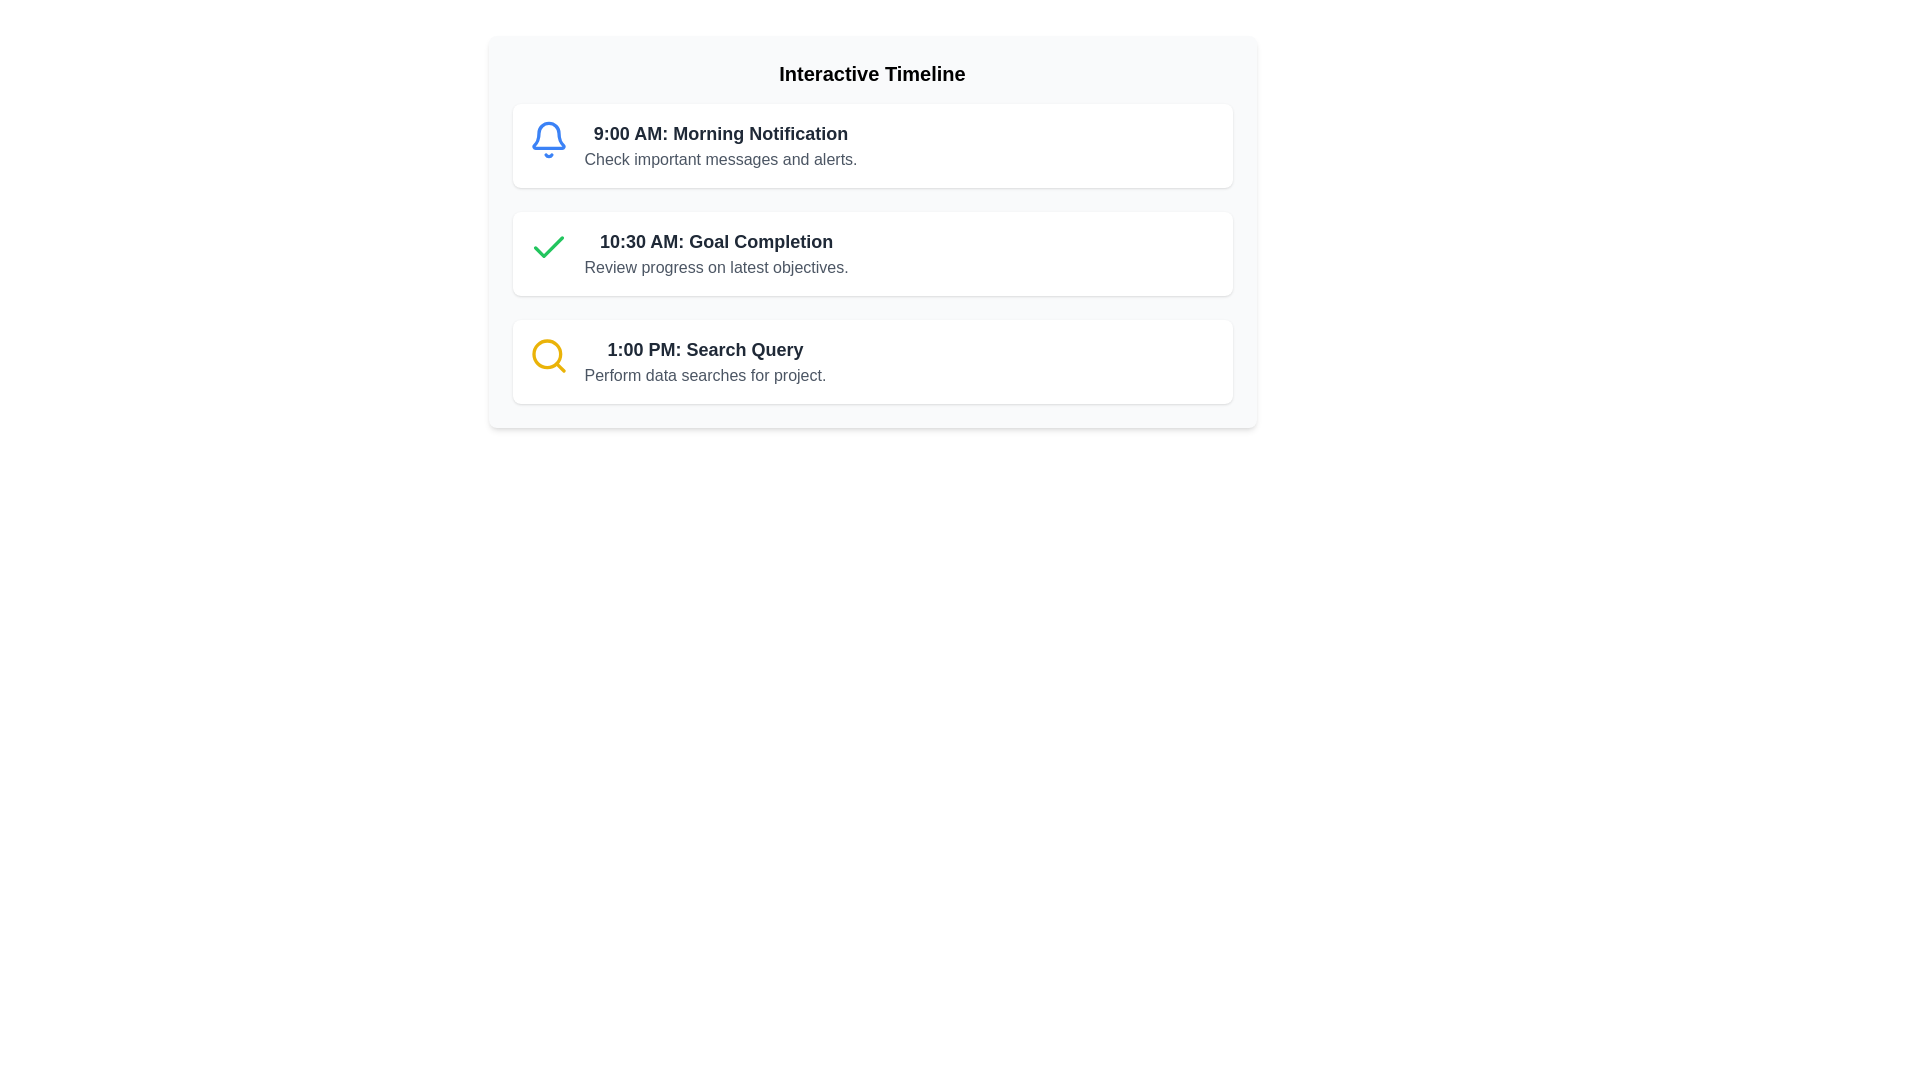 Image resolution: width=1920 pixels, height=1080 pixels. I want to click on the static text element that reads 'Review progress on latest objectives.', which is styled in gray and is located below the title '10:30 AM: Goal Completion', so click(716, 266).